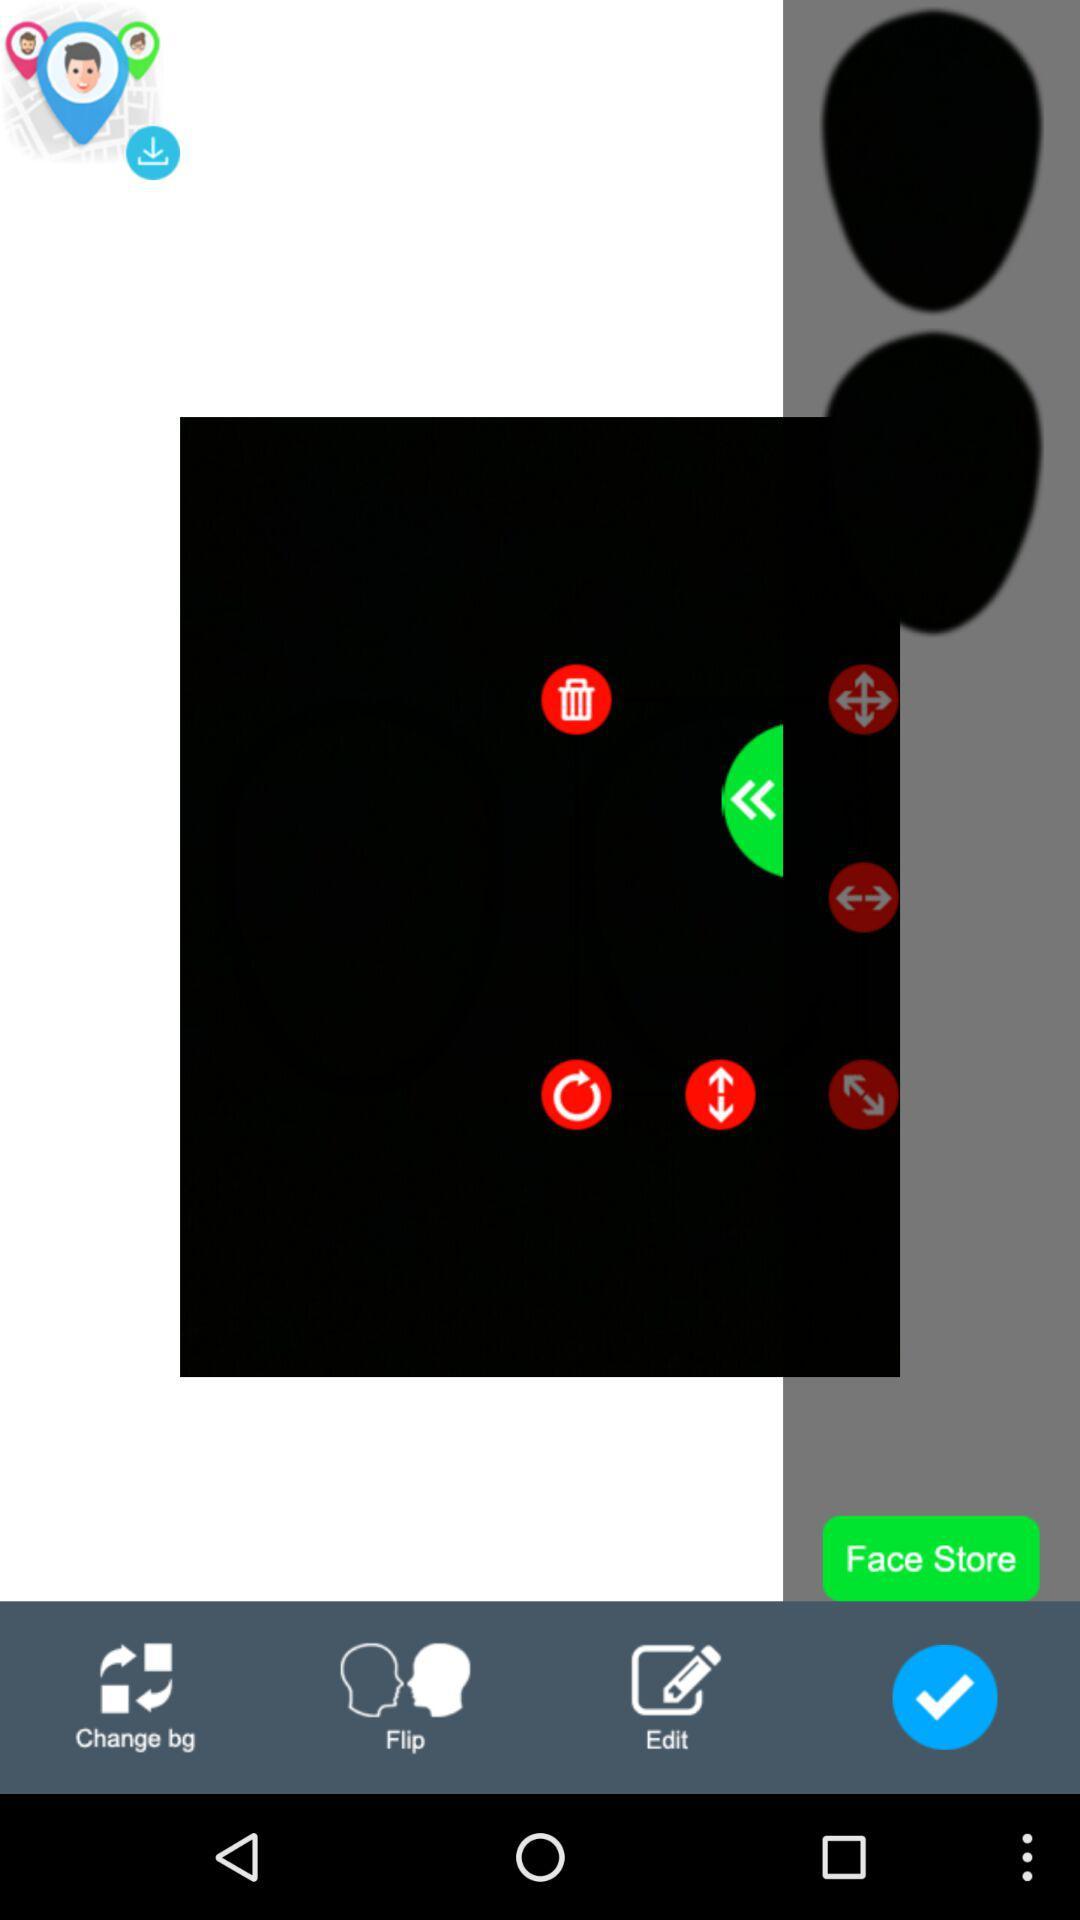 The height and width of the screenshot is (1920, 1080). What do you see at coordinates (88, 89) in the screenshot?
I see `location button` at bounding box center [88, 89].